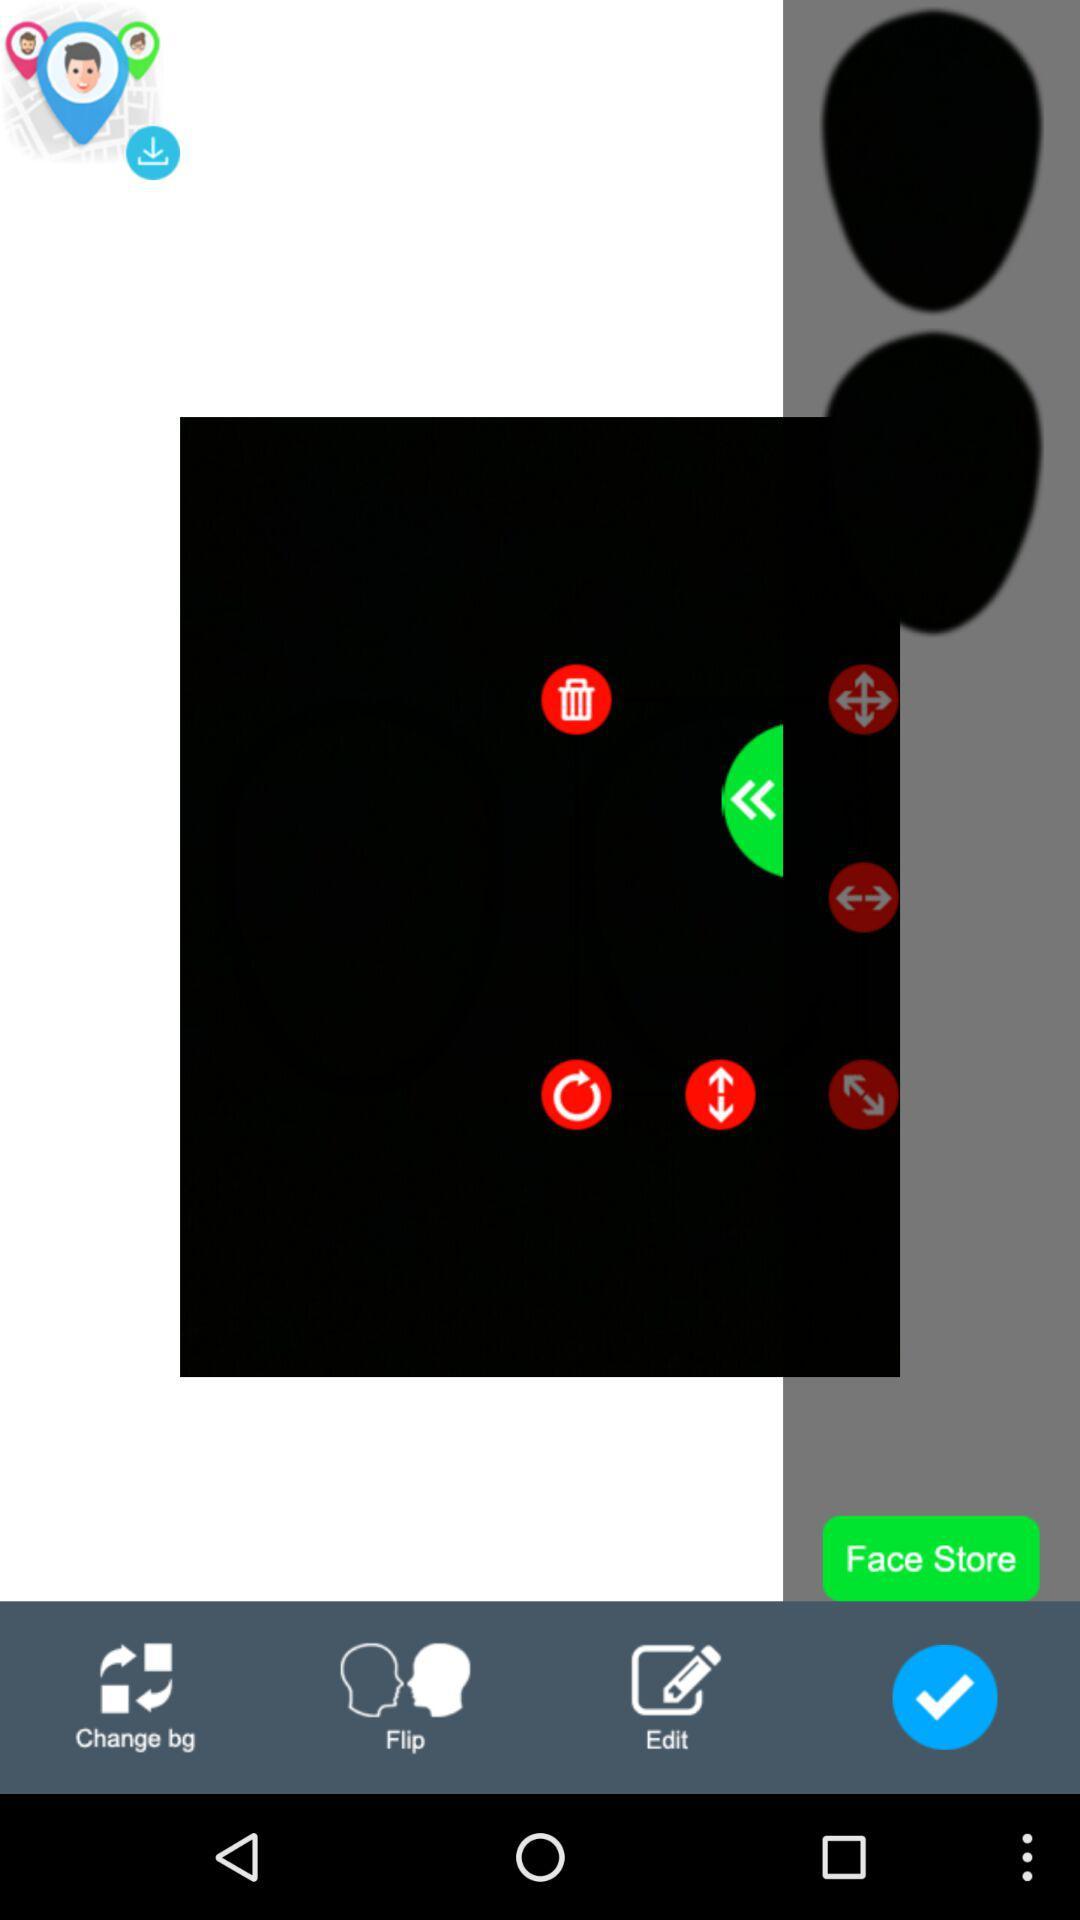 The height and width of the screenshot is (1920, 1080). What do you see at coordinates (88, 89) in the screenshot?
I see `location button` at bounding box center [88, 89].